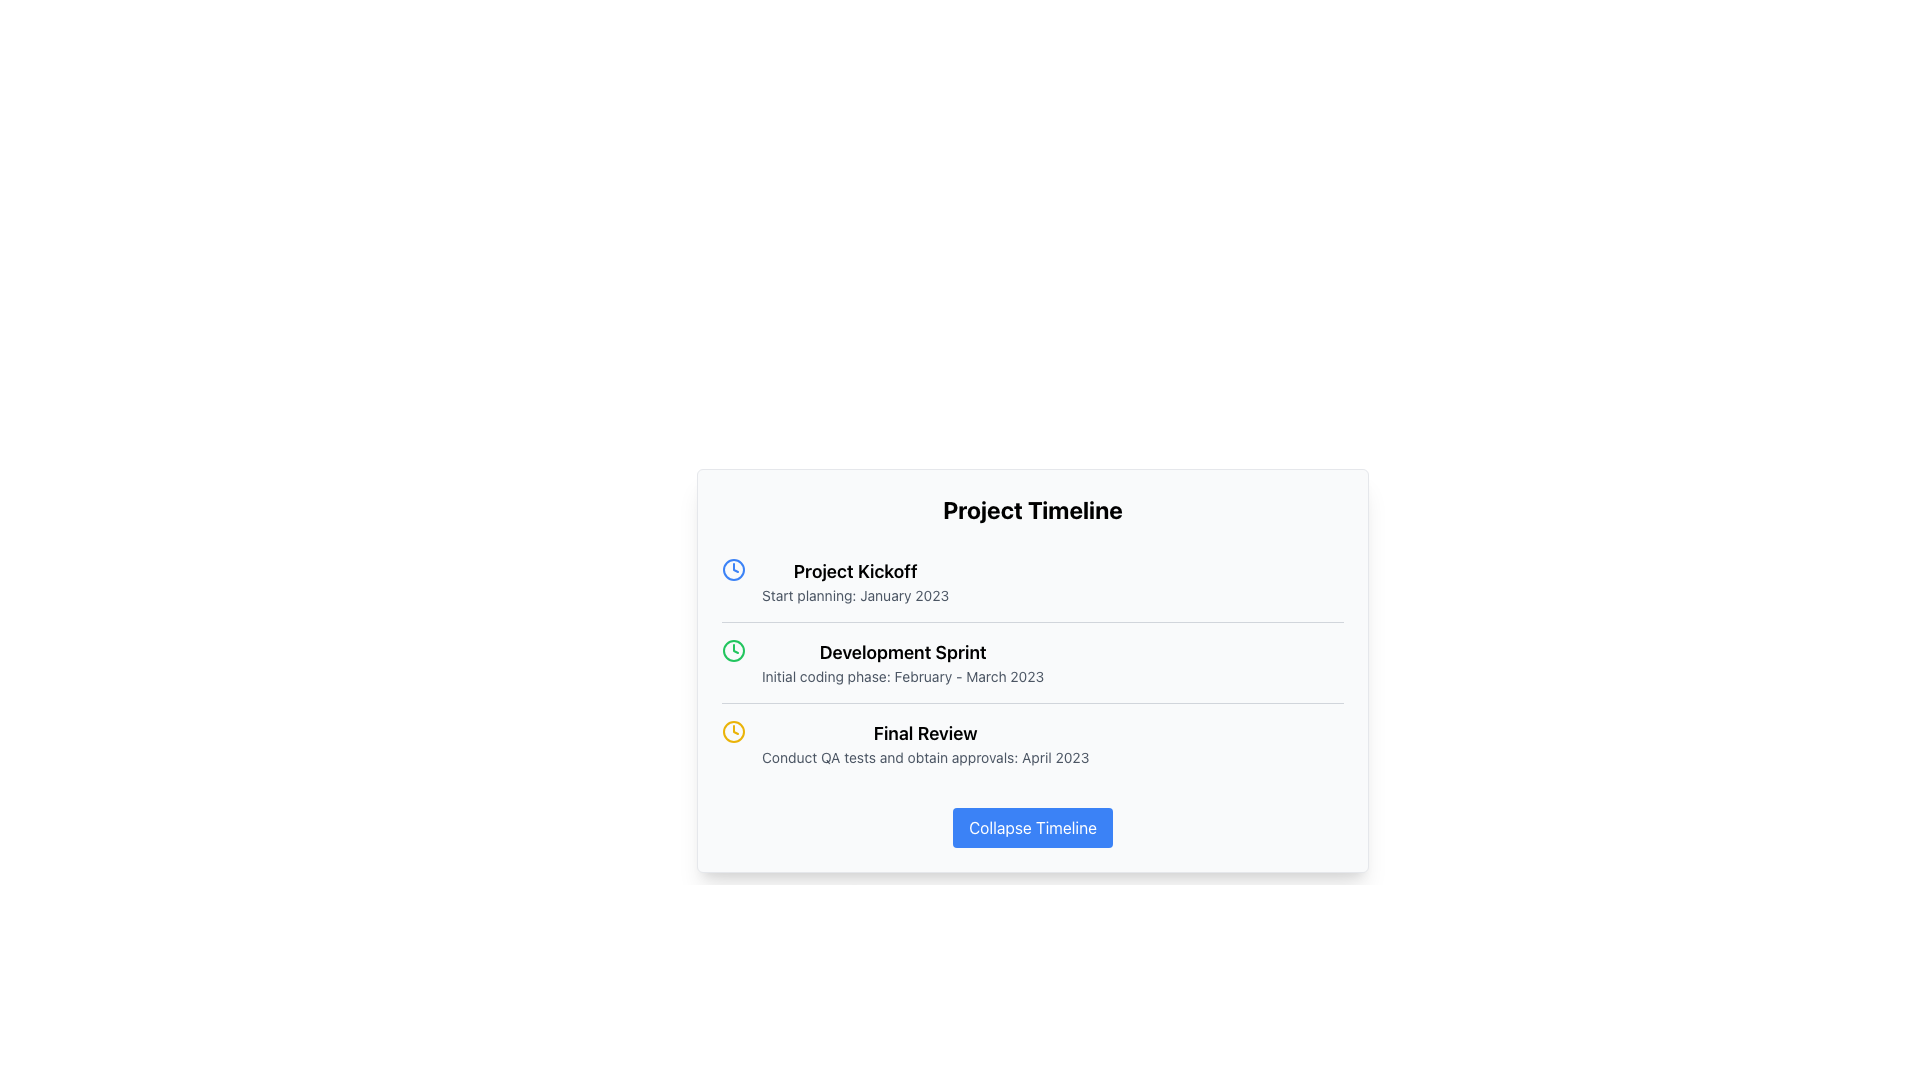 This screenshot has height=1080, width=1920. What do you see at coordinates (1032, 828) in the screenshot?
I see `the button located at the bottom of the 'Project Timeline' section` at bounding box center [1032, 828].